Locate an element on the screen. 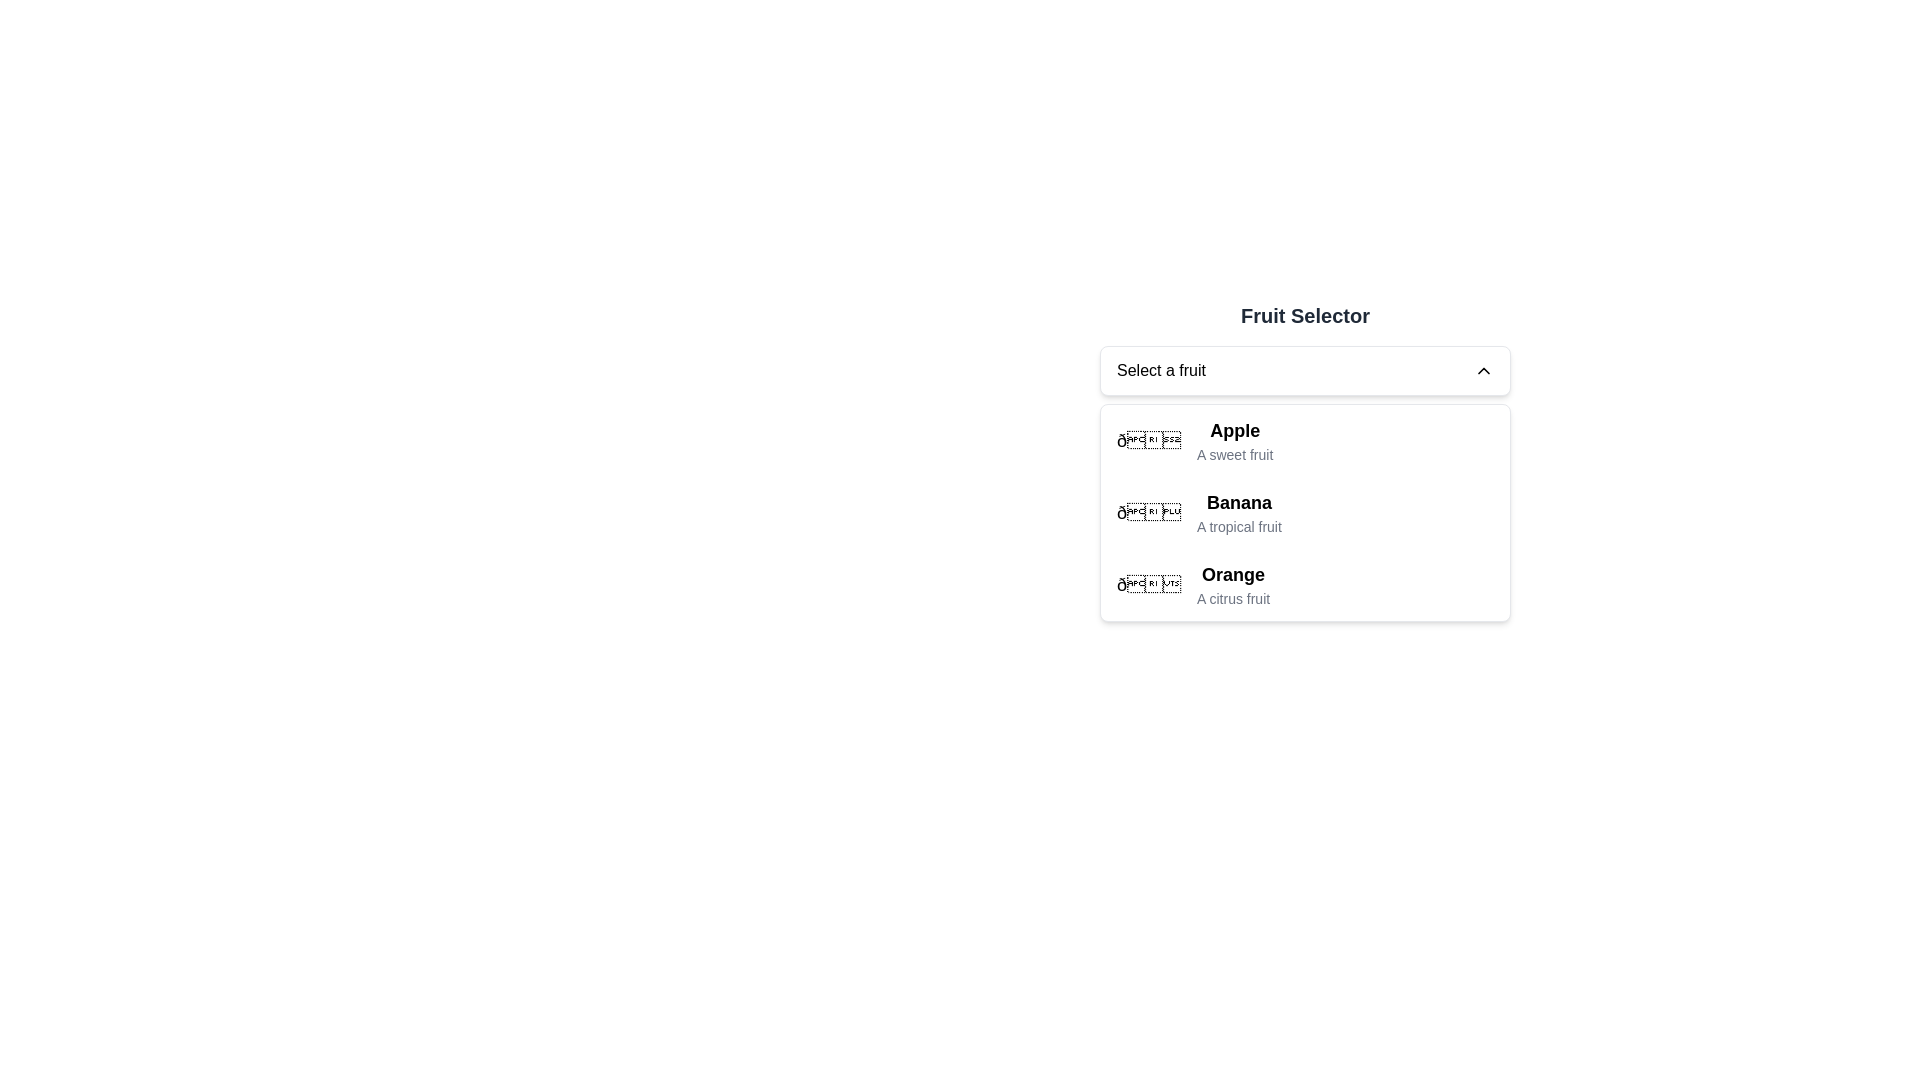 The width and height of the screenshot is (1920, 1080). the orange icon located in the fruit selection dropdown, which is the leftmost component of the third item, to associate it with its corresponding text labels 'Orange' and 'A citrus fruit' is located at coordinates (1156, 585).